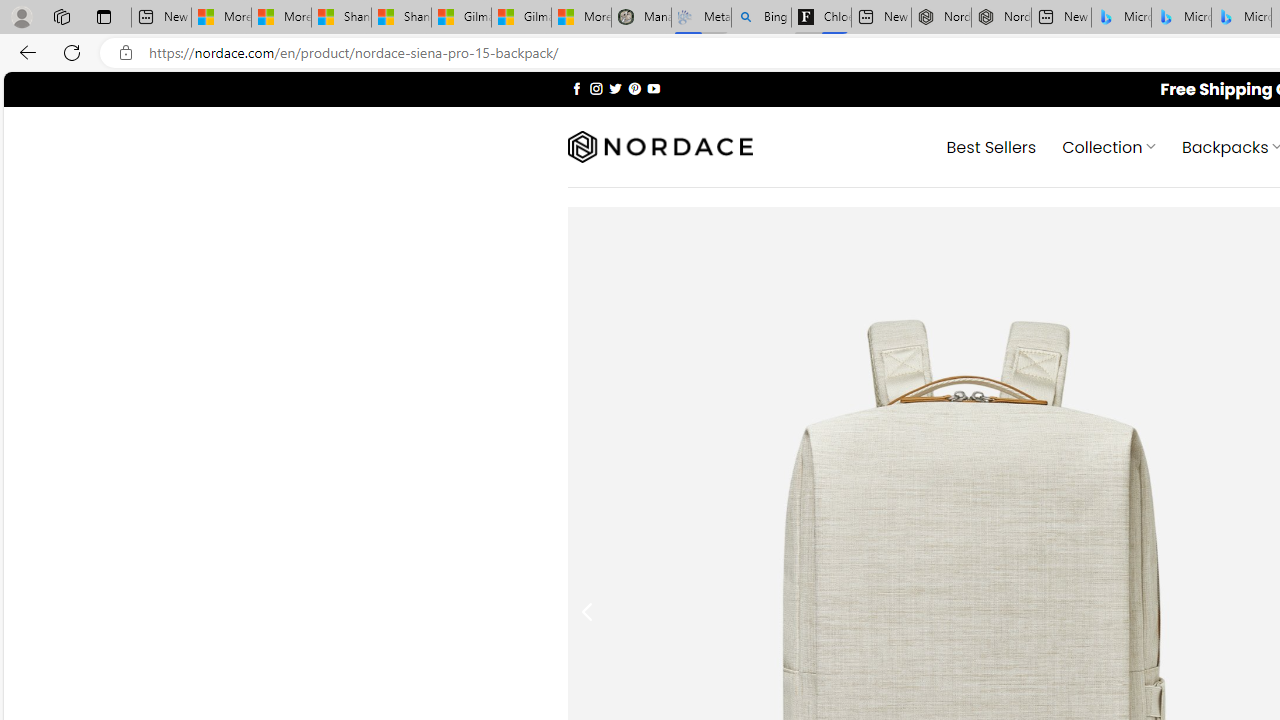 This screenshot has height=720, width=1280. What do you see at coordinates (659, 146) in the screenshot?
I see `'Nordace'` at bounding box center [659, 146].